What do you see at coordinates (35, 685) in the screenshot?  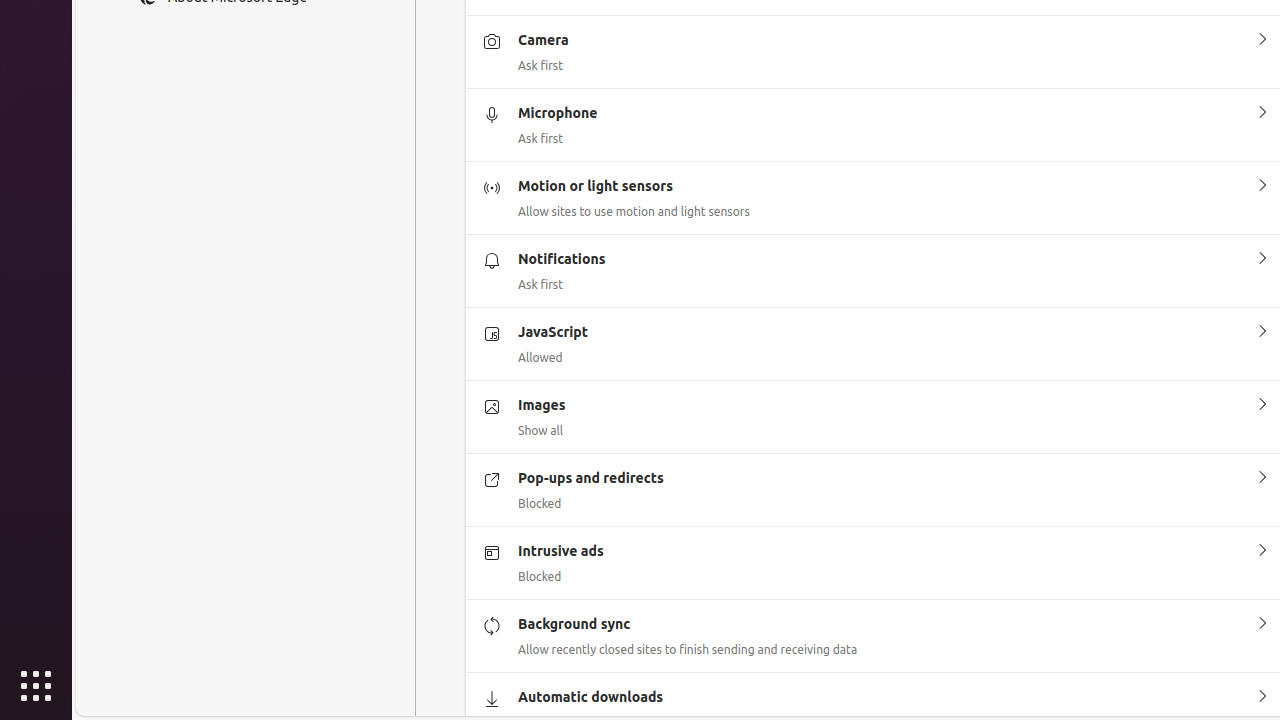 I see `'Show Applications'` at bounding box center [35, 685].